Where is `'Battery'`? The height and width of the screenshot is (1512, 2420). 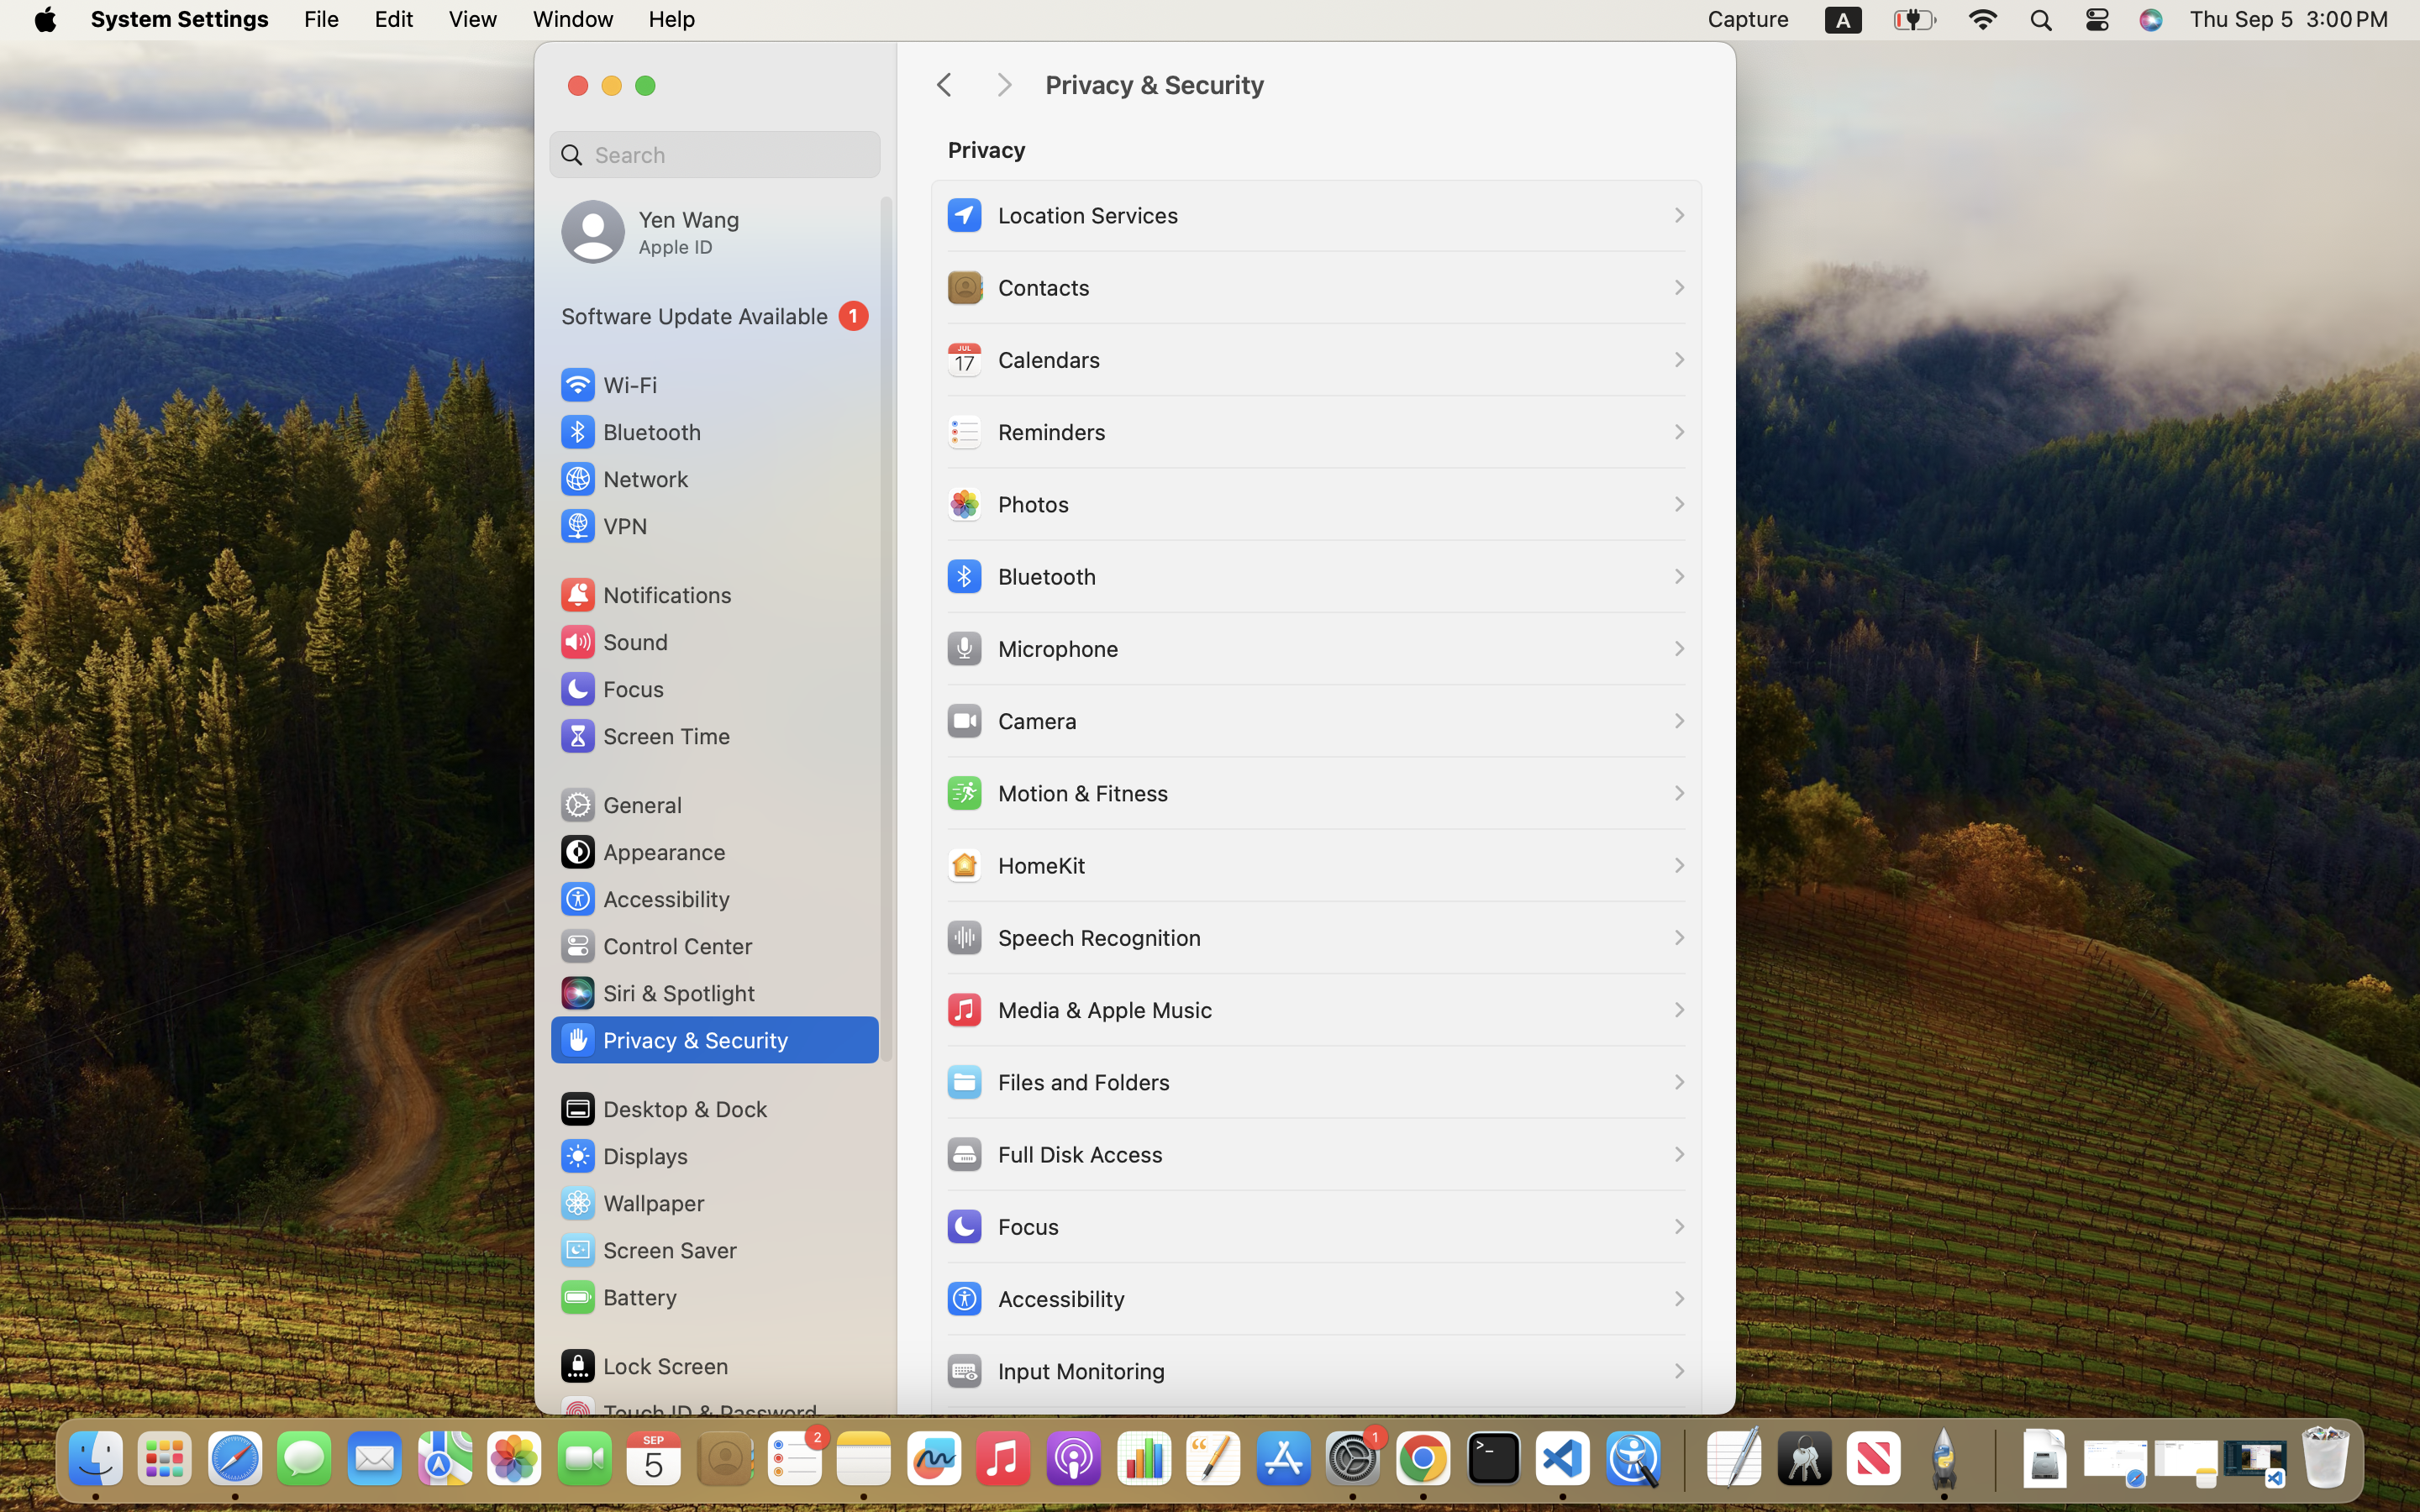
'Battery' is located at coordinates (616, 1296).